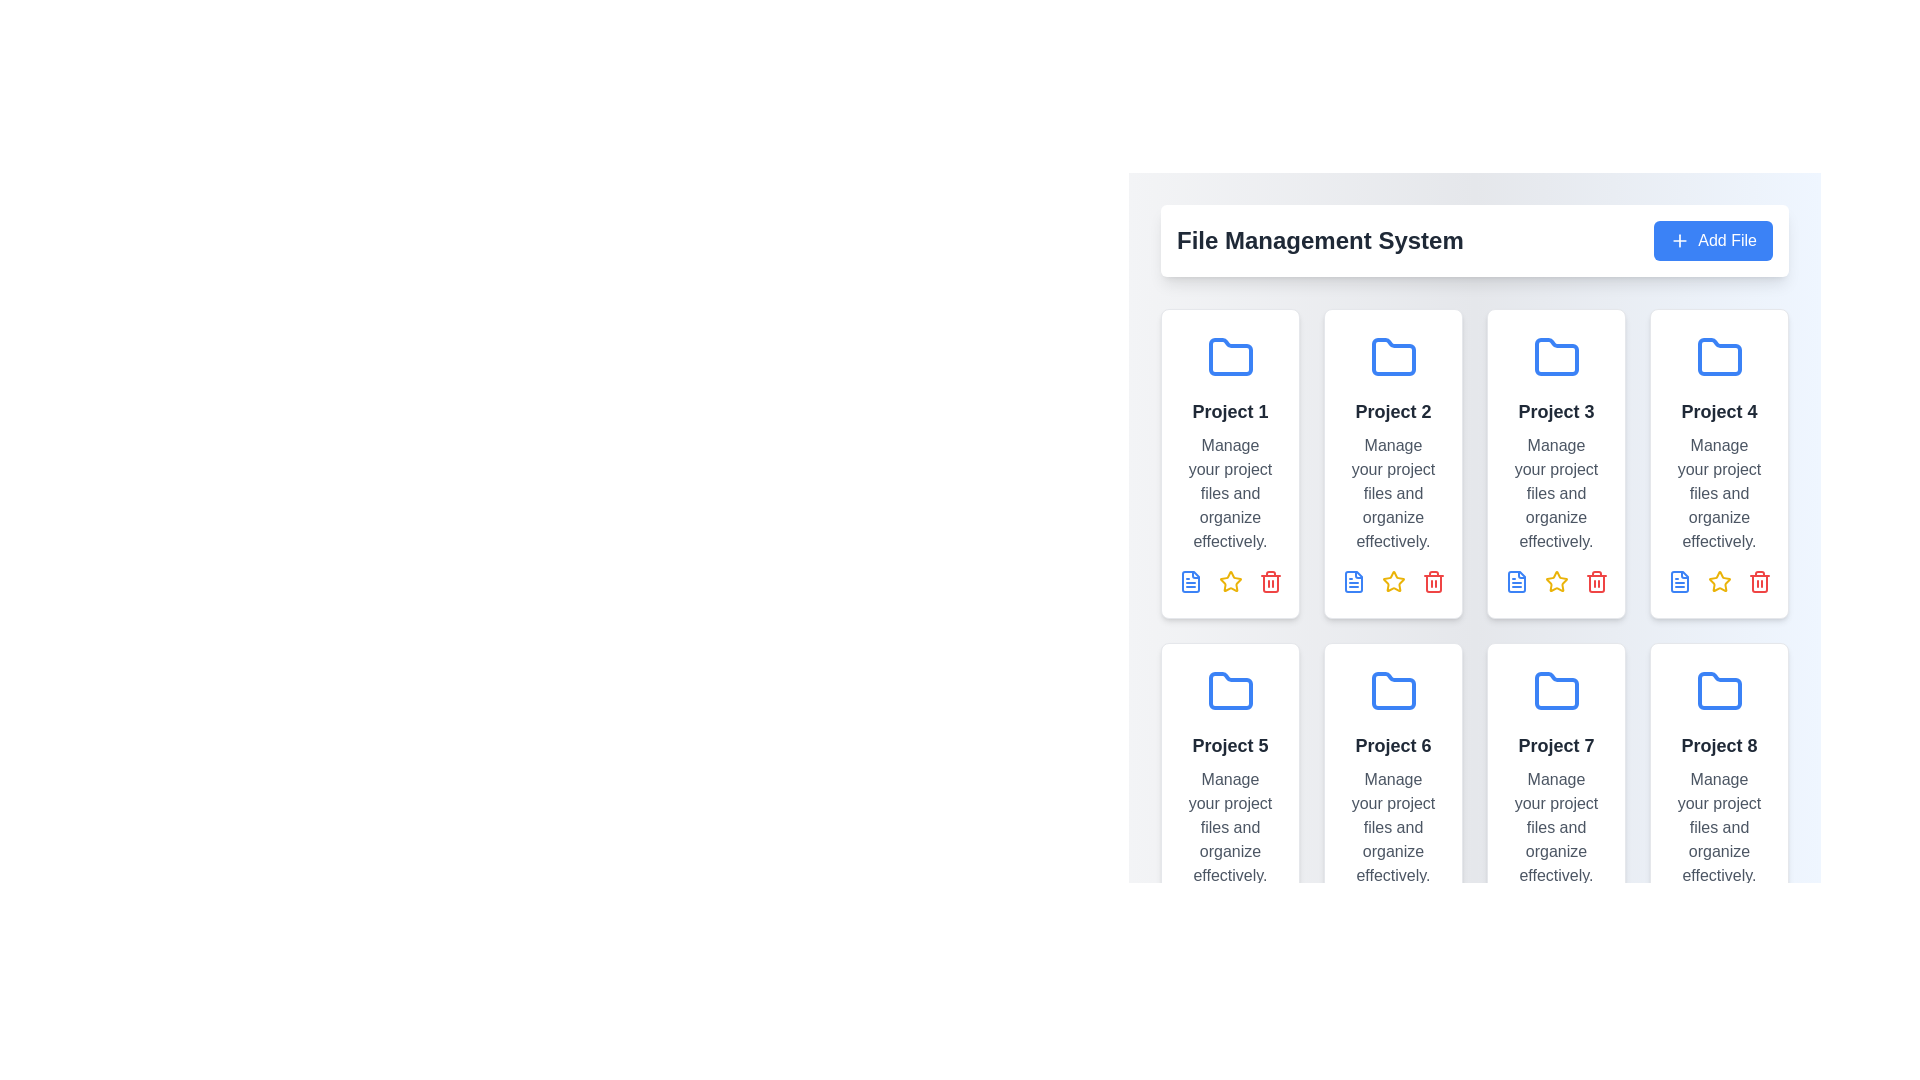  Describe the element at coordinates (1718, 828) in the screenshot. I see `the Text Label element that contains the description 'Manage your project files and organize effectively.' located below the title 'Project 8' in the card layout` at that location.